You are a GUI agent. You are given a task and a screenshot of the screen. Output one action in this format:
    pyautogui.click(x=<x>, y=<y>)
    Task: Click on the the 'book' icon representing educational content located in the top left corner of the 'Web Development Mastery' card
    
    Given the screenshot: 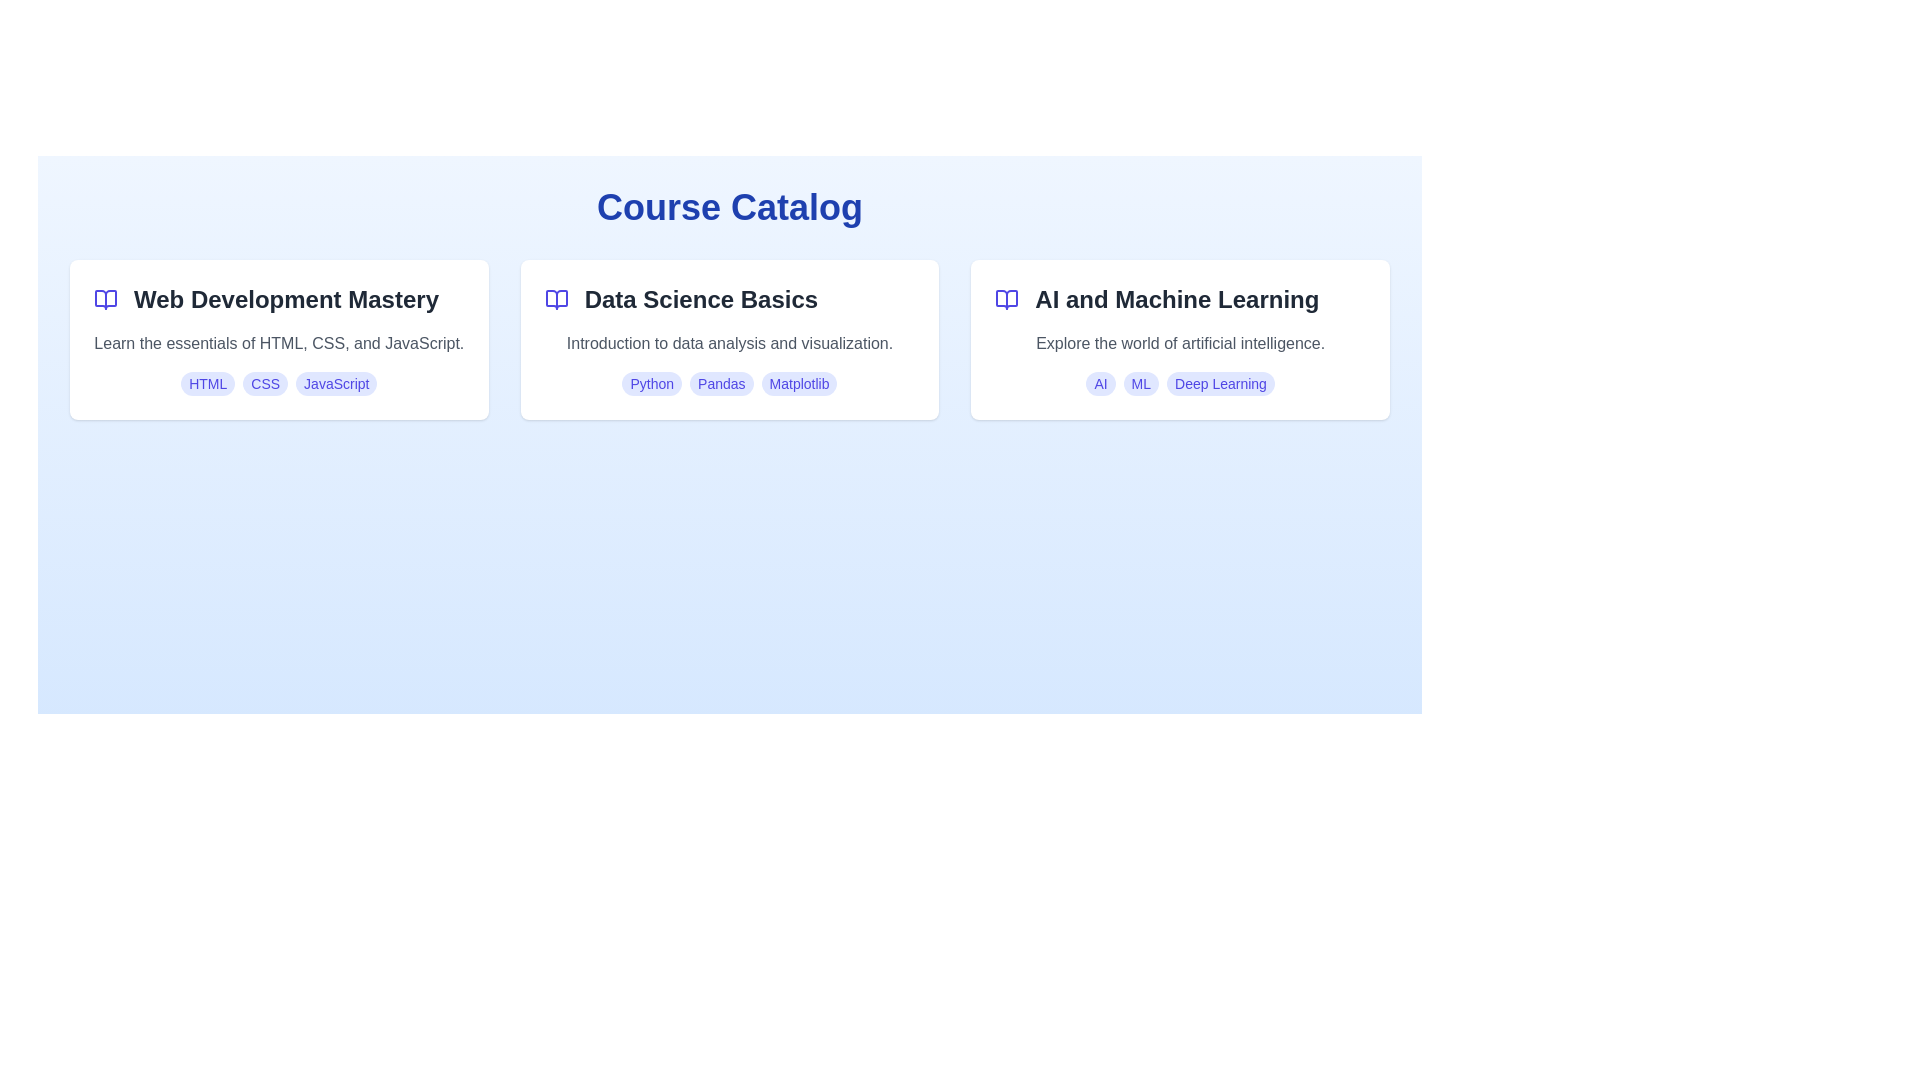 What is the action you would take?
    pyautogui.click(x=104, y=300)
    